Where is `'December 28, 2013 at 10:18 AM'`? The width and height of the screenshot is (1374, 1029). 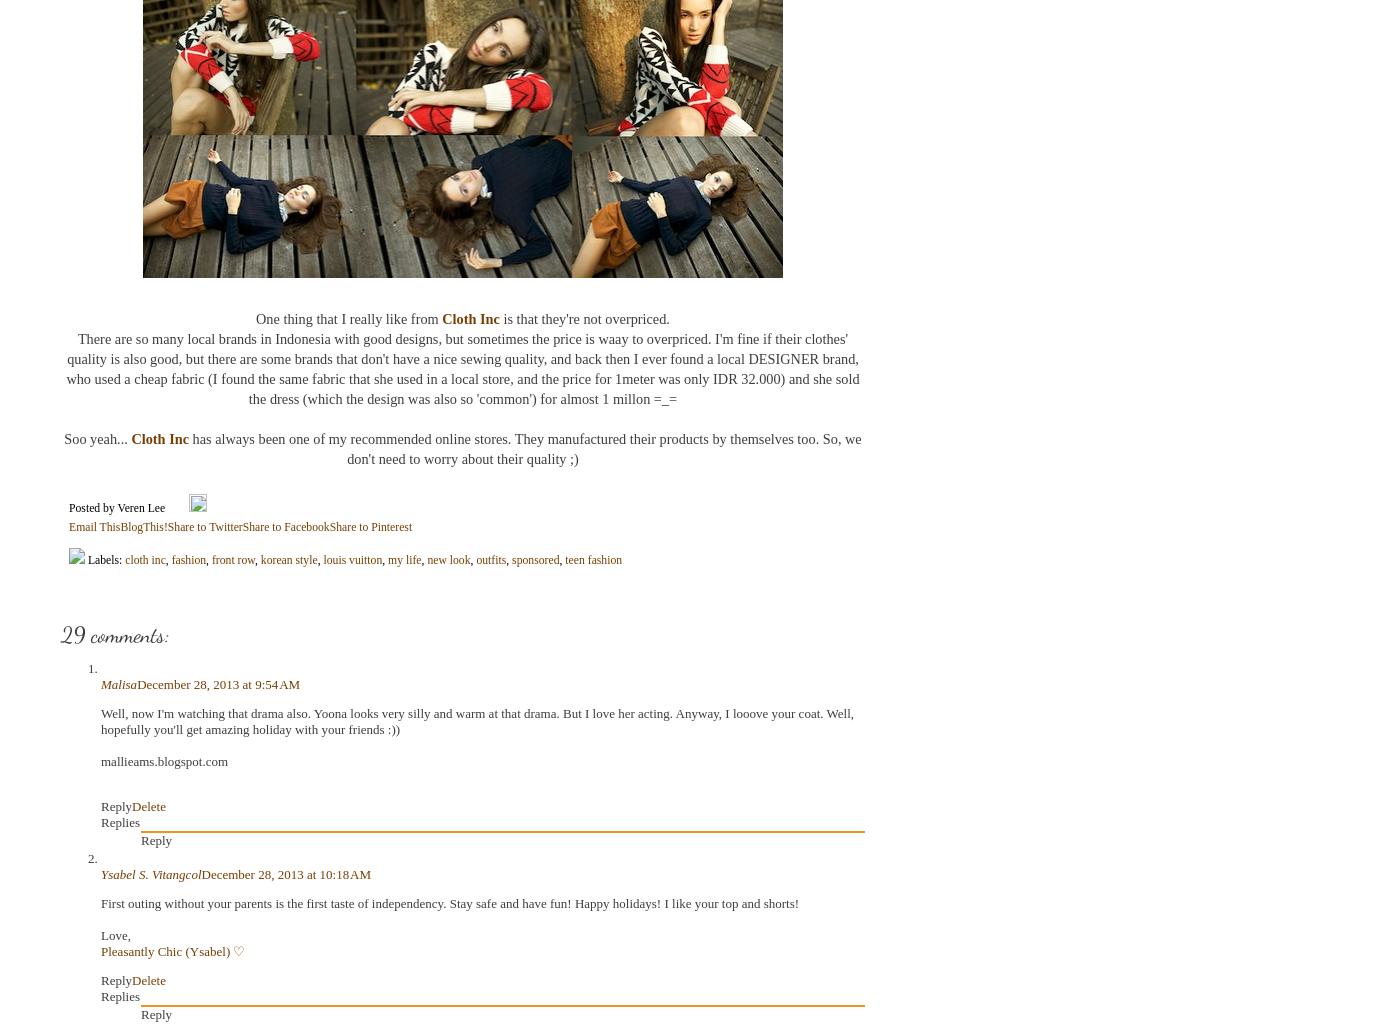
'December 28, 2013 at 10:18 AM' is located at coordinates (285, 873).